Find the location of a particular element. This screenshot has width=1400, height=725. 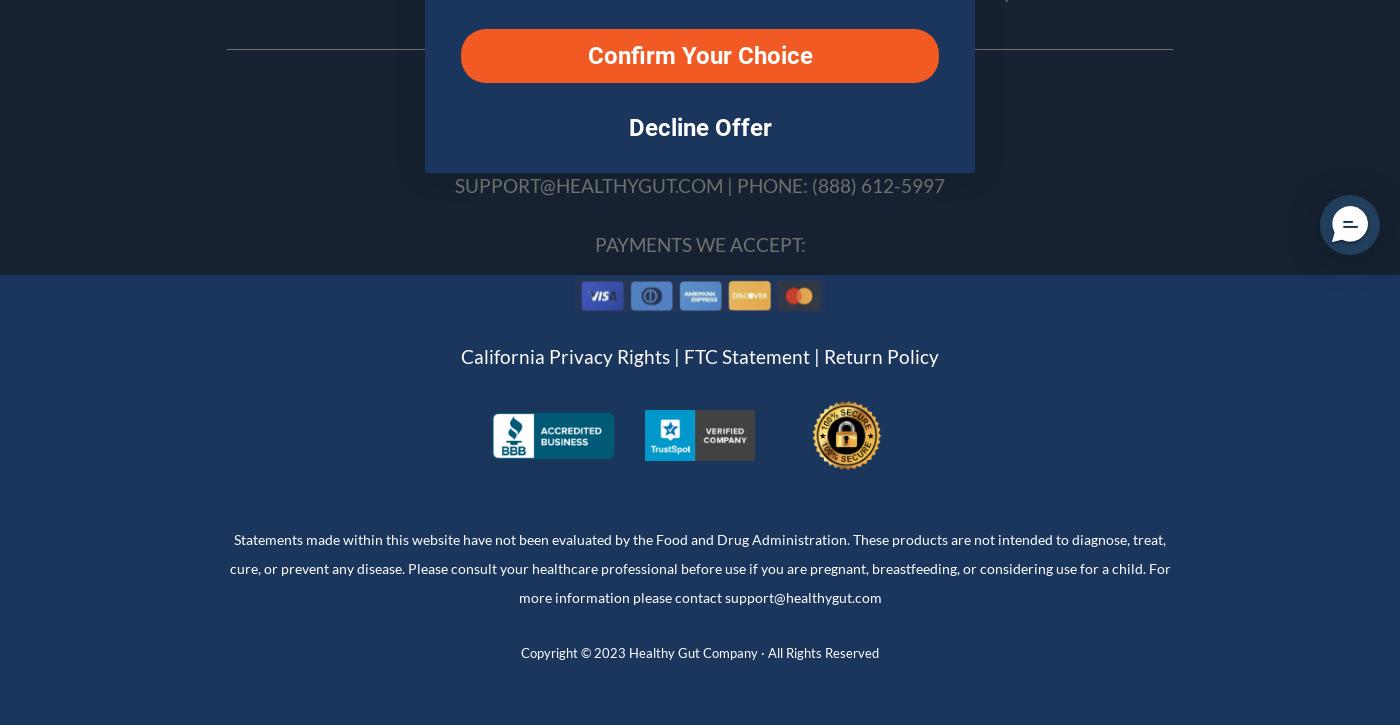

'Statements made within this website have not been evaluated by the Food and Drug Administration. These products are not intended to diagnose, treat,' is located at coordinates (700, 538).